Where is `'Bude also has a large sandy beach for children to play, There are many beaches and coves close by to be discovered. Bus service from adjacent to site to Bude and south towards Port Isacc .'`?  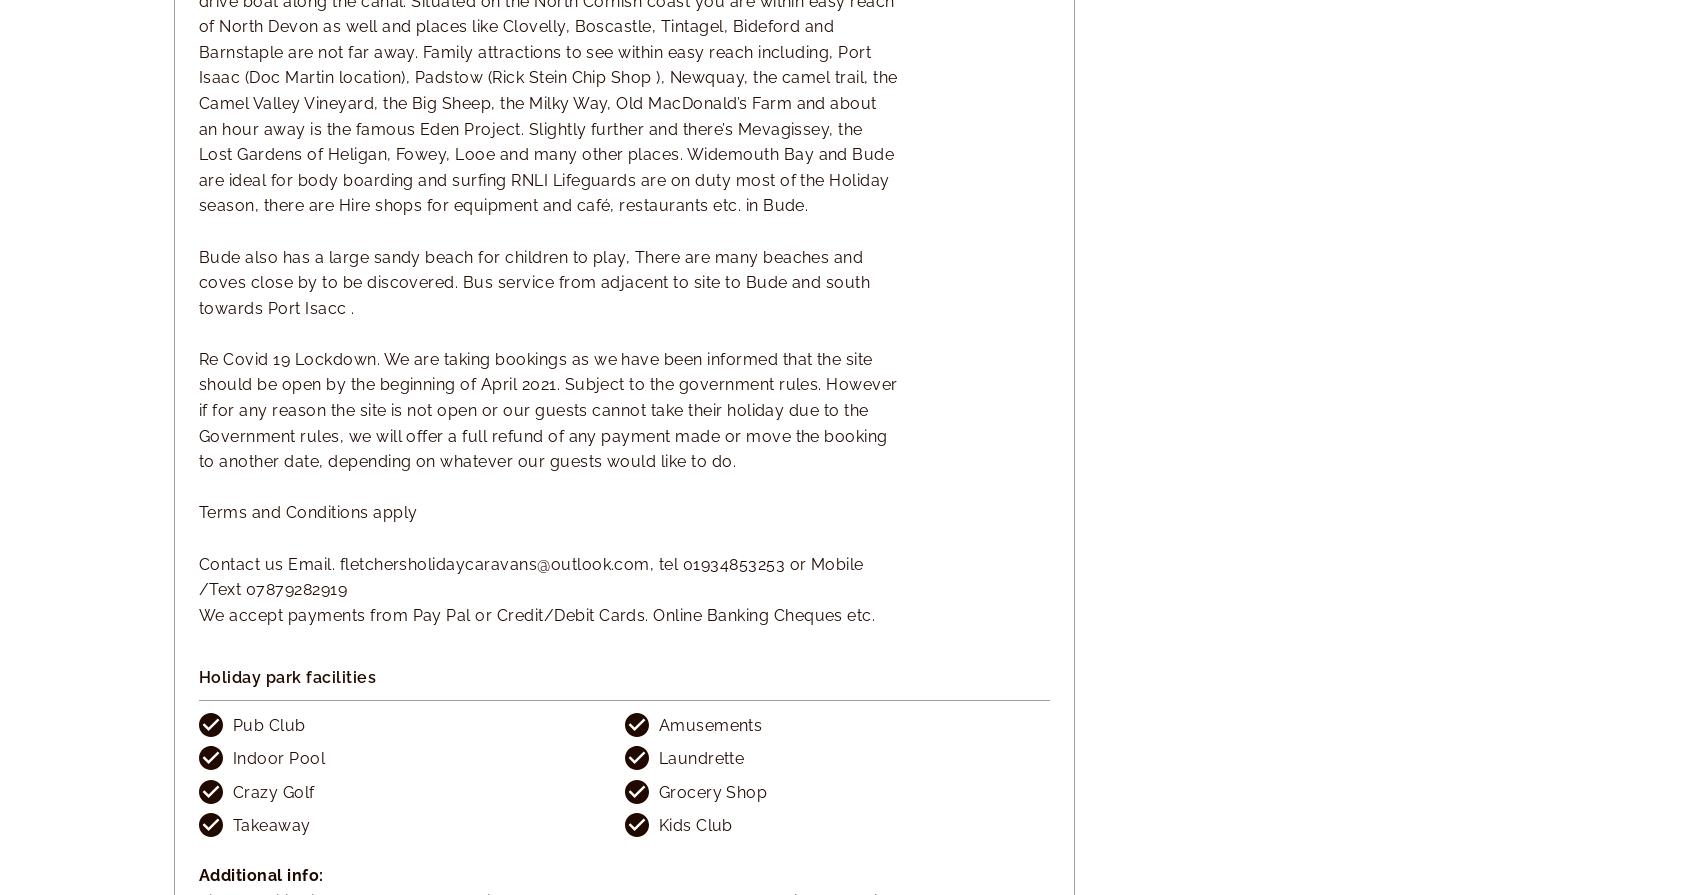 'Bude also has a large sandy beach for children to play, There are many beaches and coves close by to be discovered. Bus service from adjacent to site to Bude and south towards Port Isacc .' is located at coordinates (198, 282).